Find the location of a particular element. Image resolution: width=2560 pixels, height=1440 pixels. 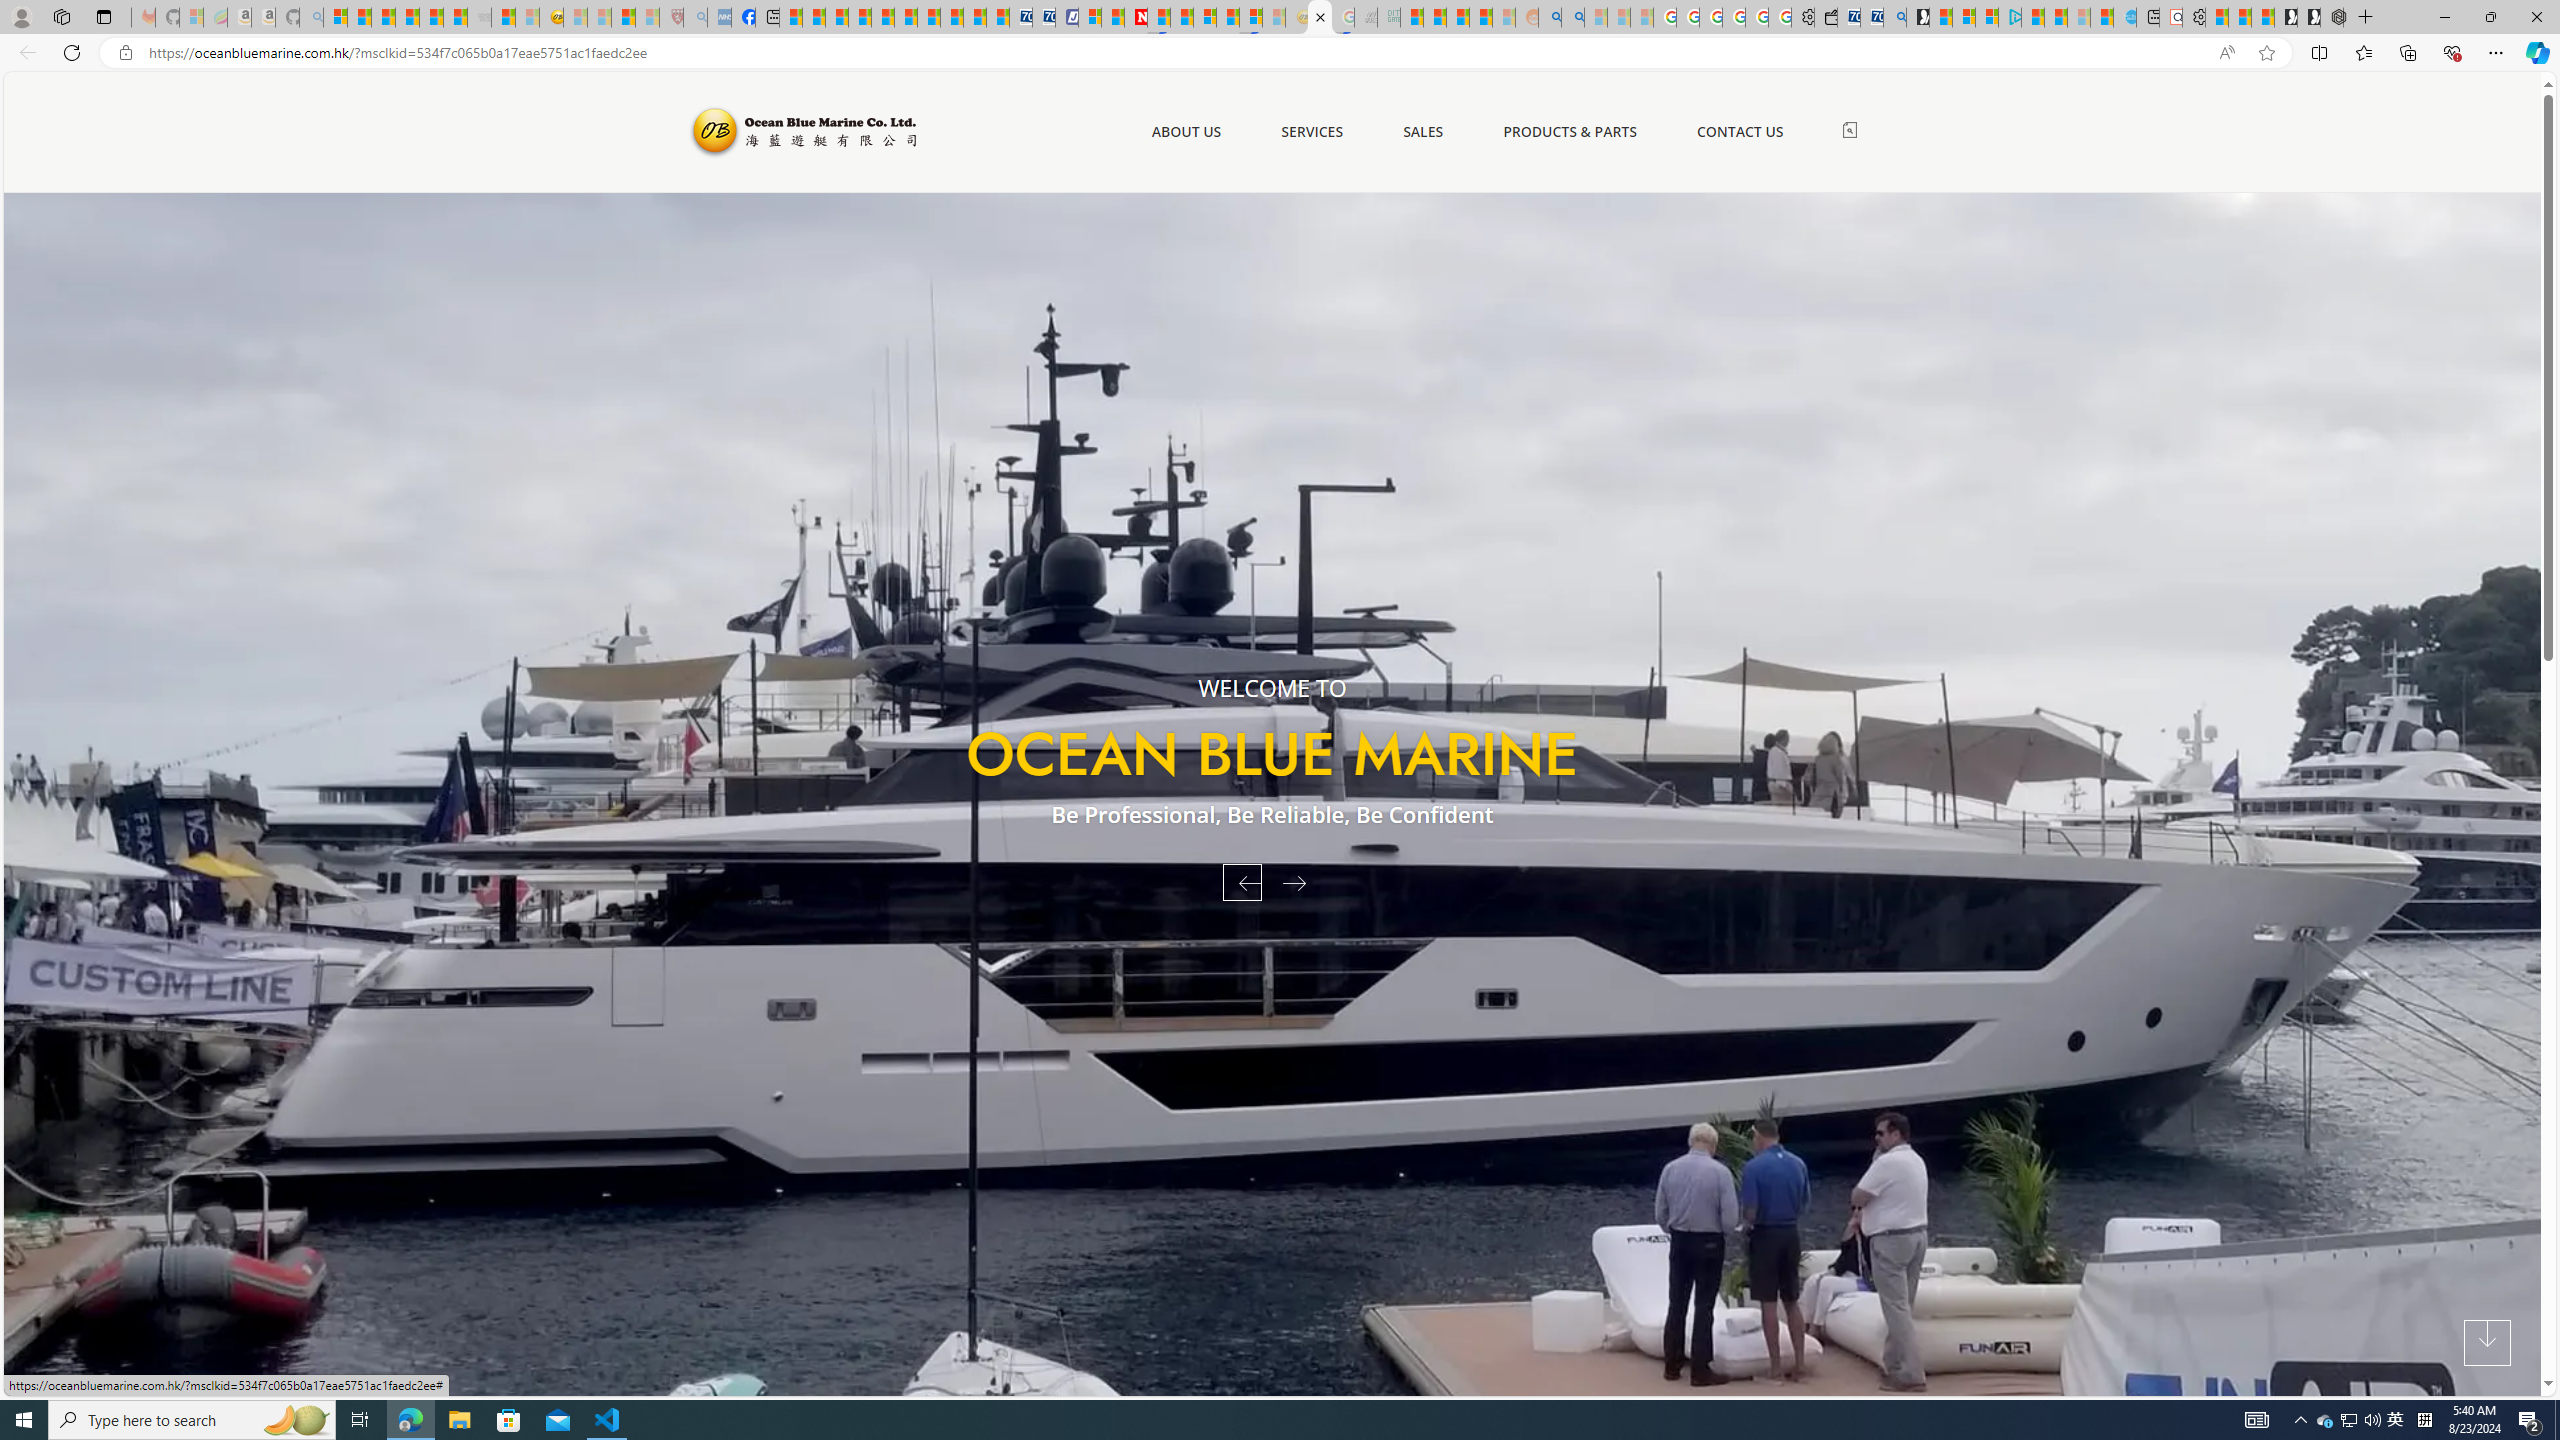

'Ocean Blue Marine' is located at coordinates (800, 130).